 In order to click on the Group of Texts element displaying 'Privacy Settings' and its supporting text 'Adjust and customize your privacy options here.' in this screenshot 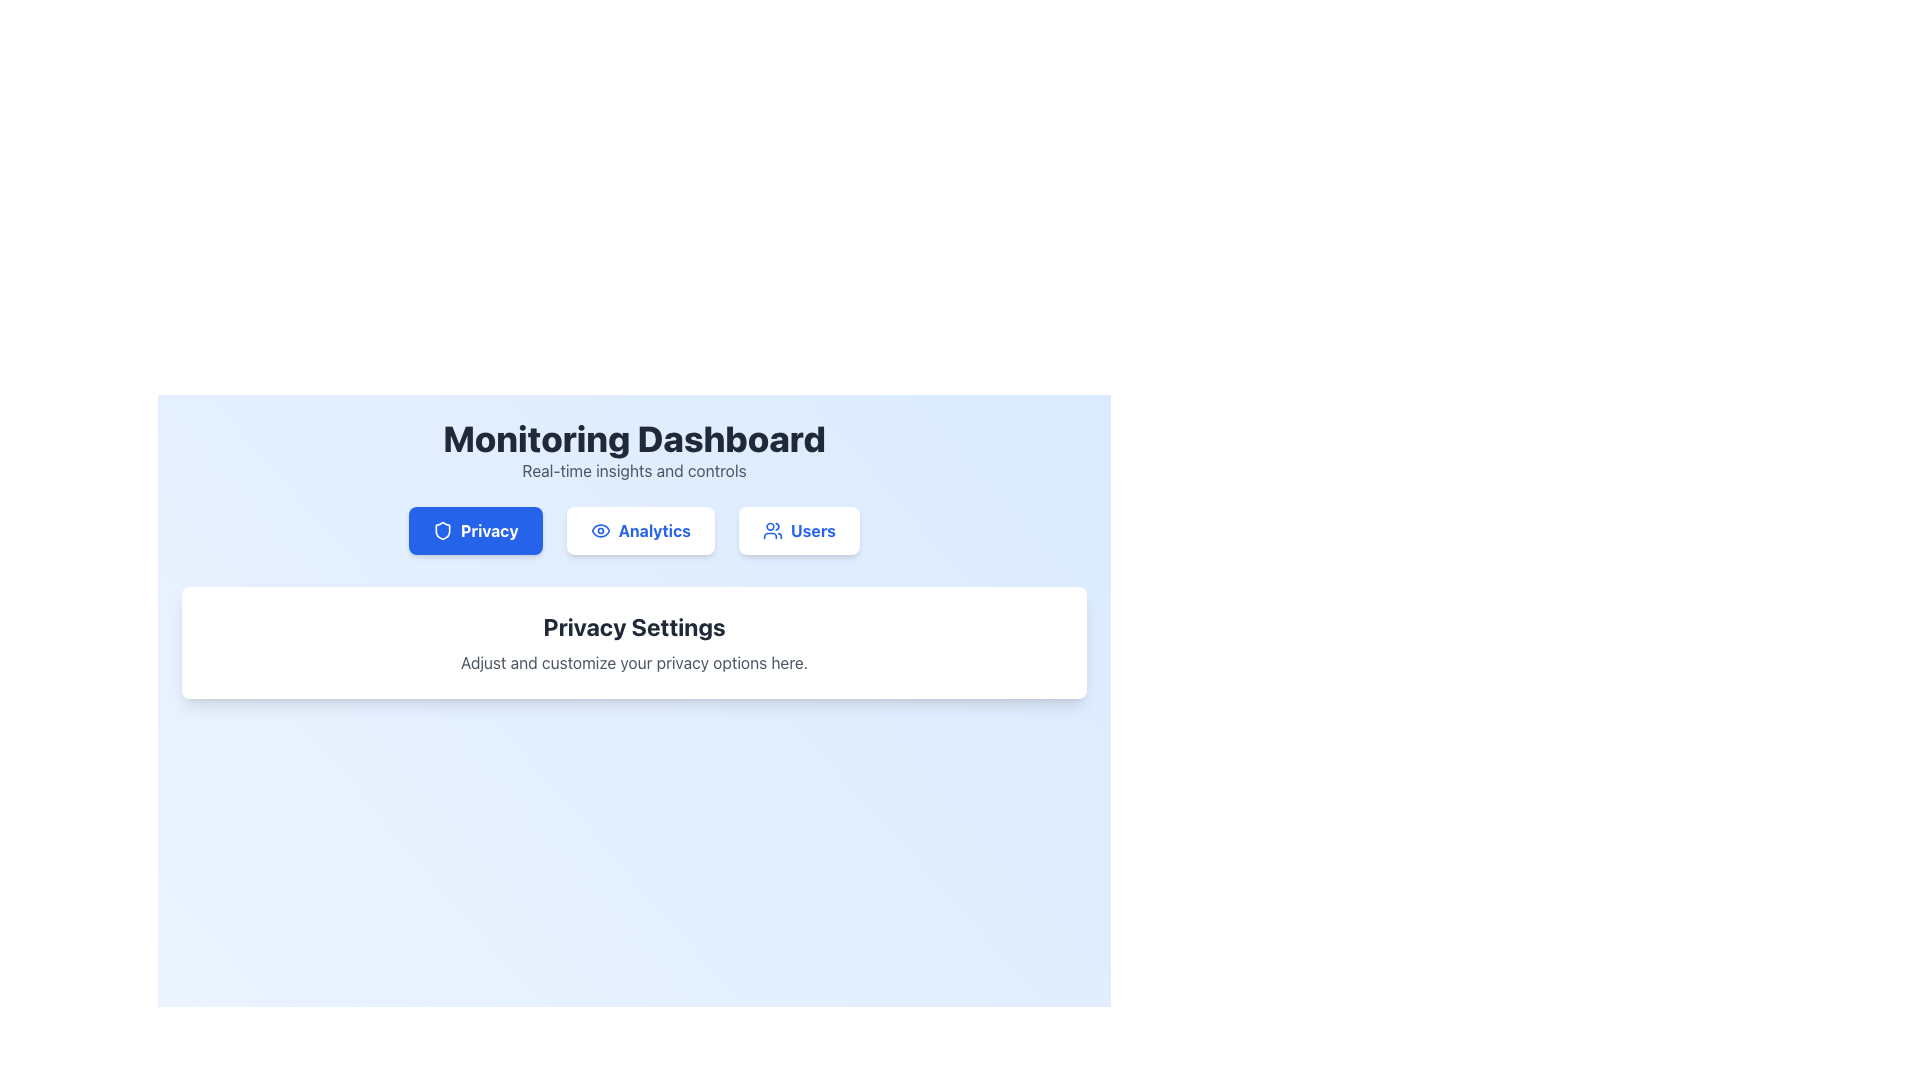, I will do `click(633, 643)`.